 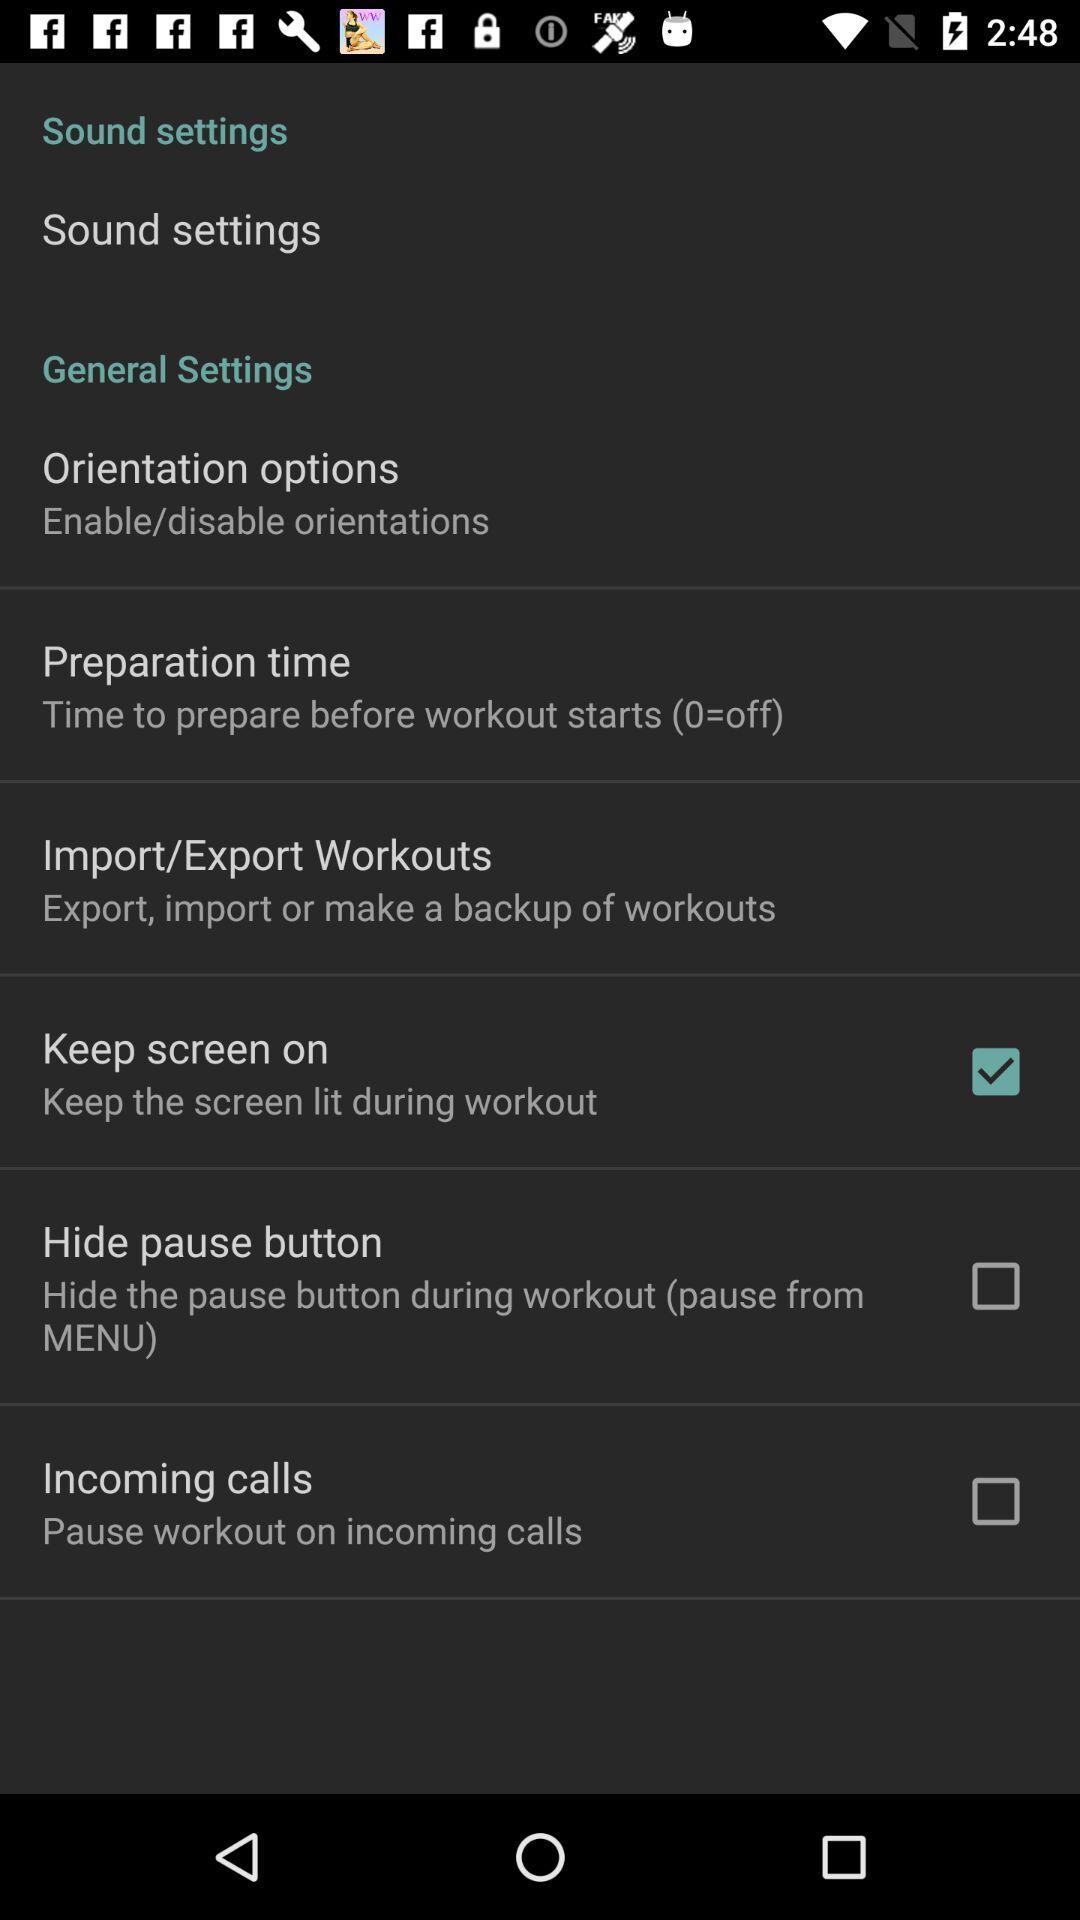 I want to click on item below sound settings, so click(x=540, y=347).